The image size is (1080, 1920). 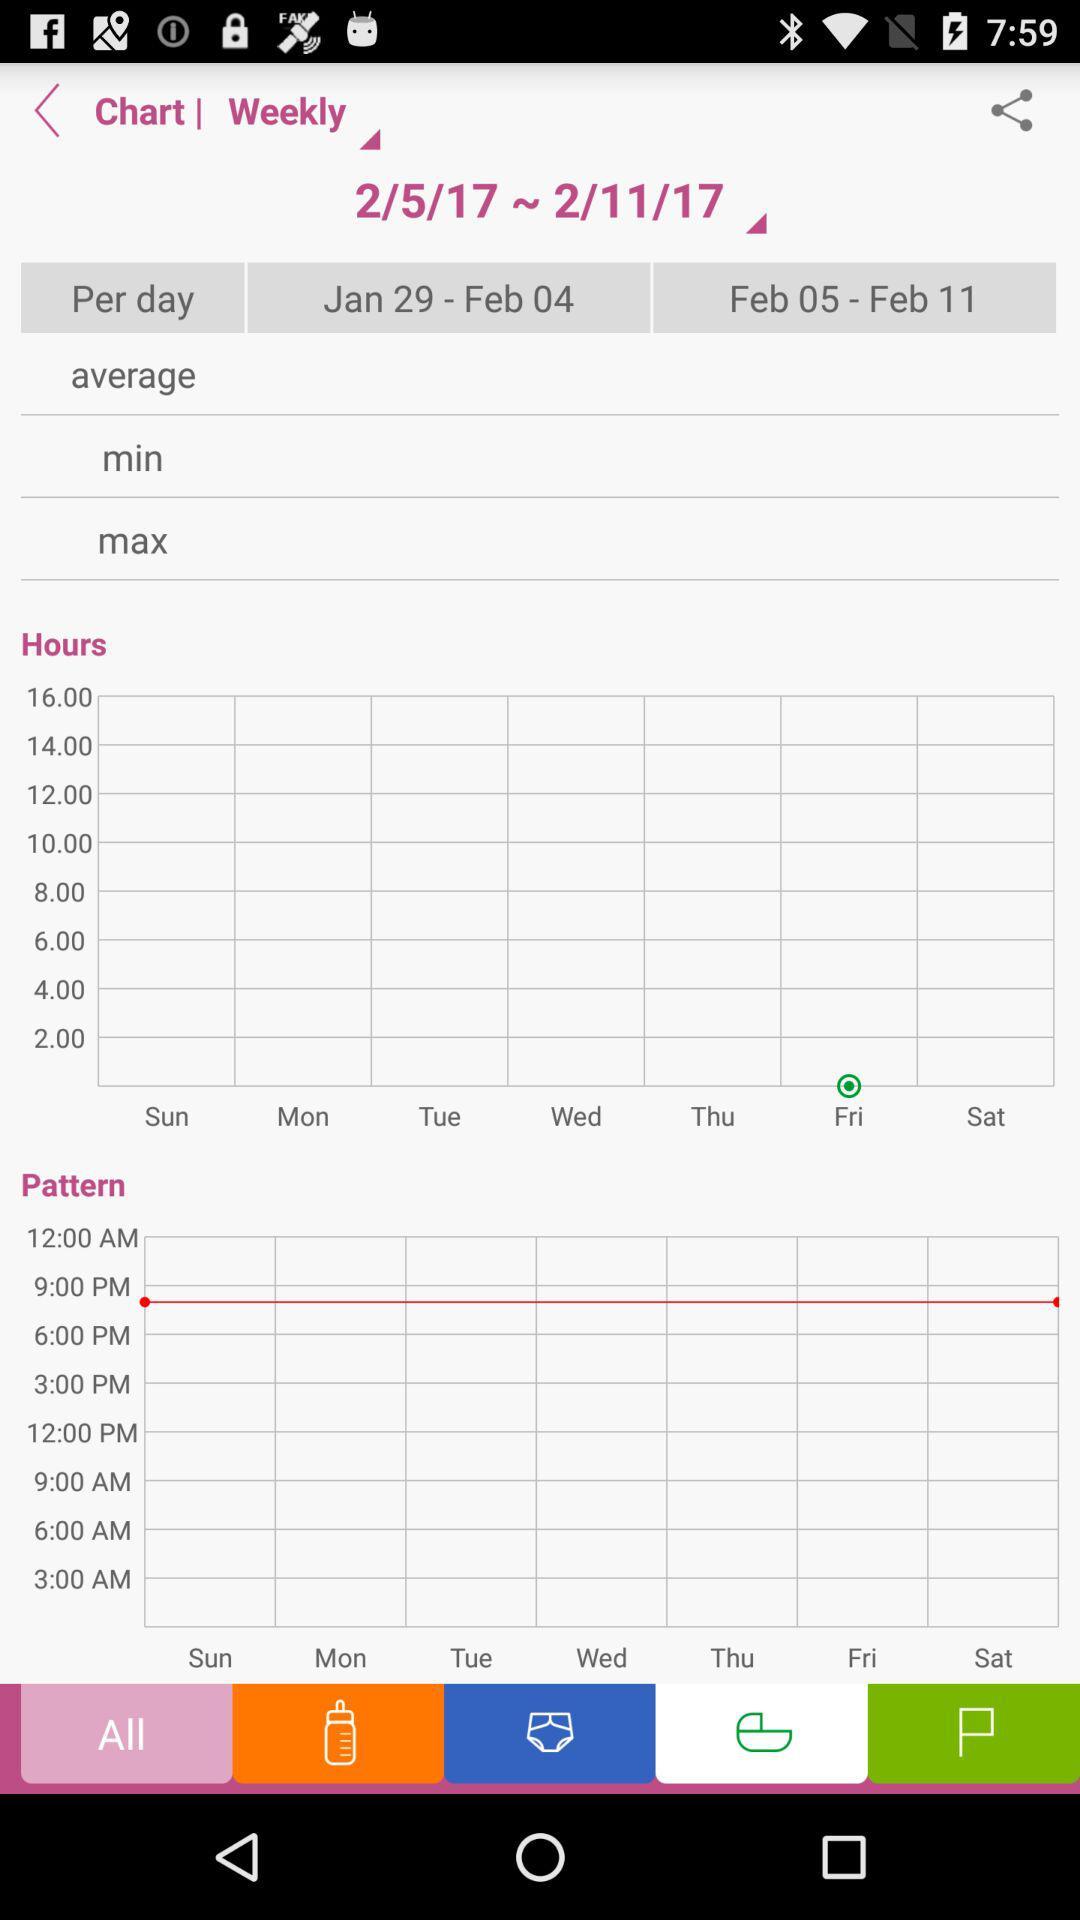 What do you see at coordinates (296, 109) in the screenshot?
I see `the weekly item` at bounding box center [296, 109].